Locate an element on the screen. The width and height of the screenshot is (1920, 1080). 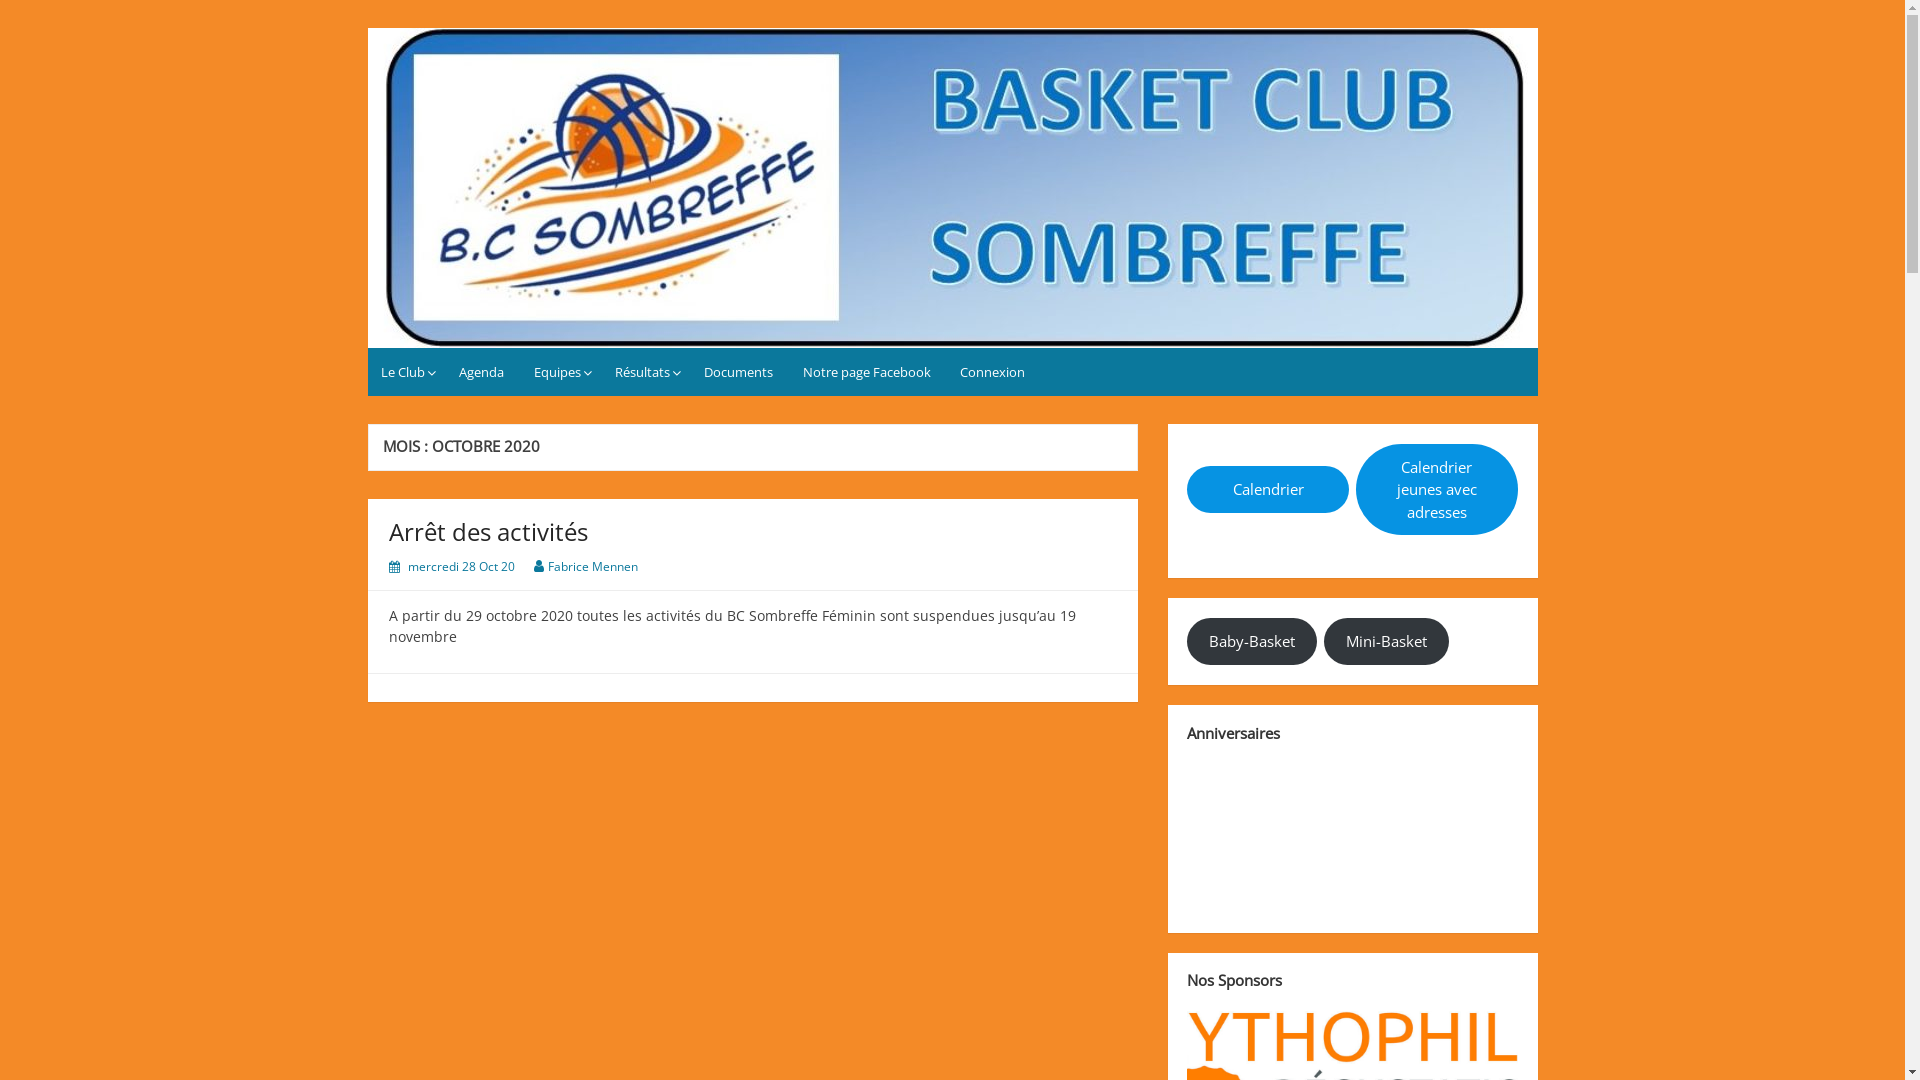
'Le Club' is located at coordinates (404, 371).